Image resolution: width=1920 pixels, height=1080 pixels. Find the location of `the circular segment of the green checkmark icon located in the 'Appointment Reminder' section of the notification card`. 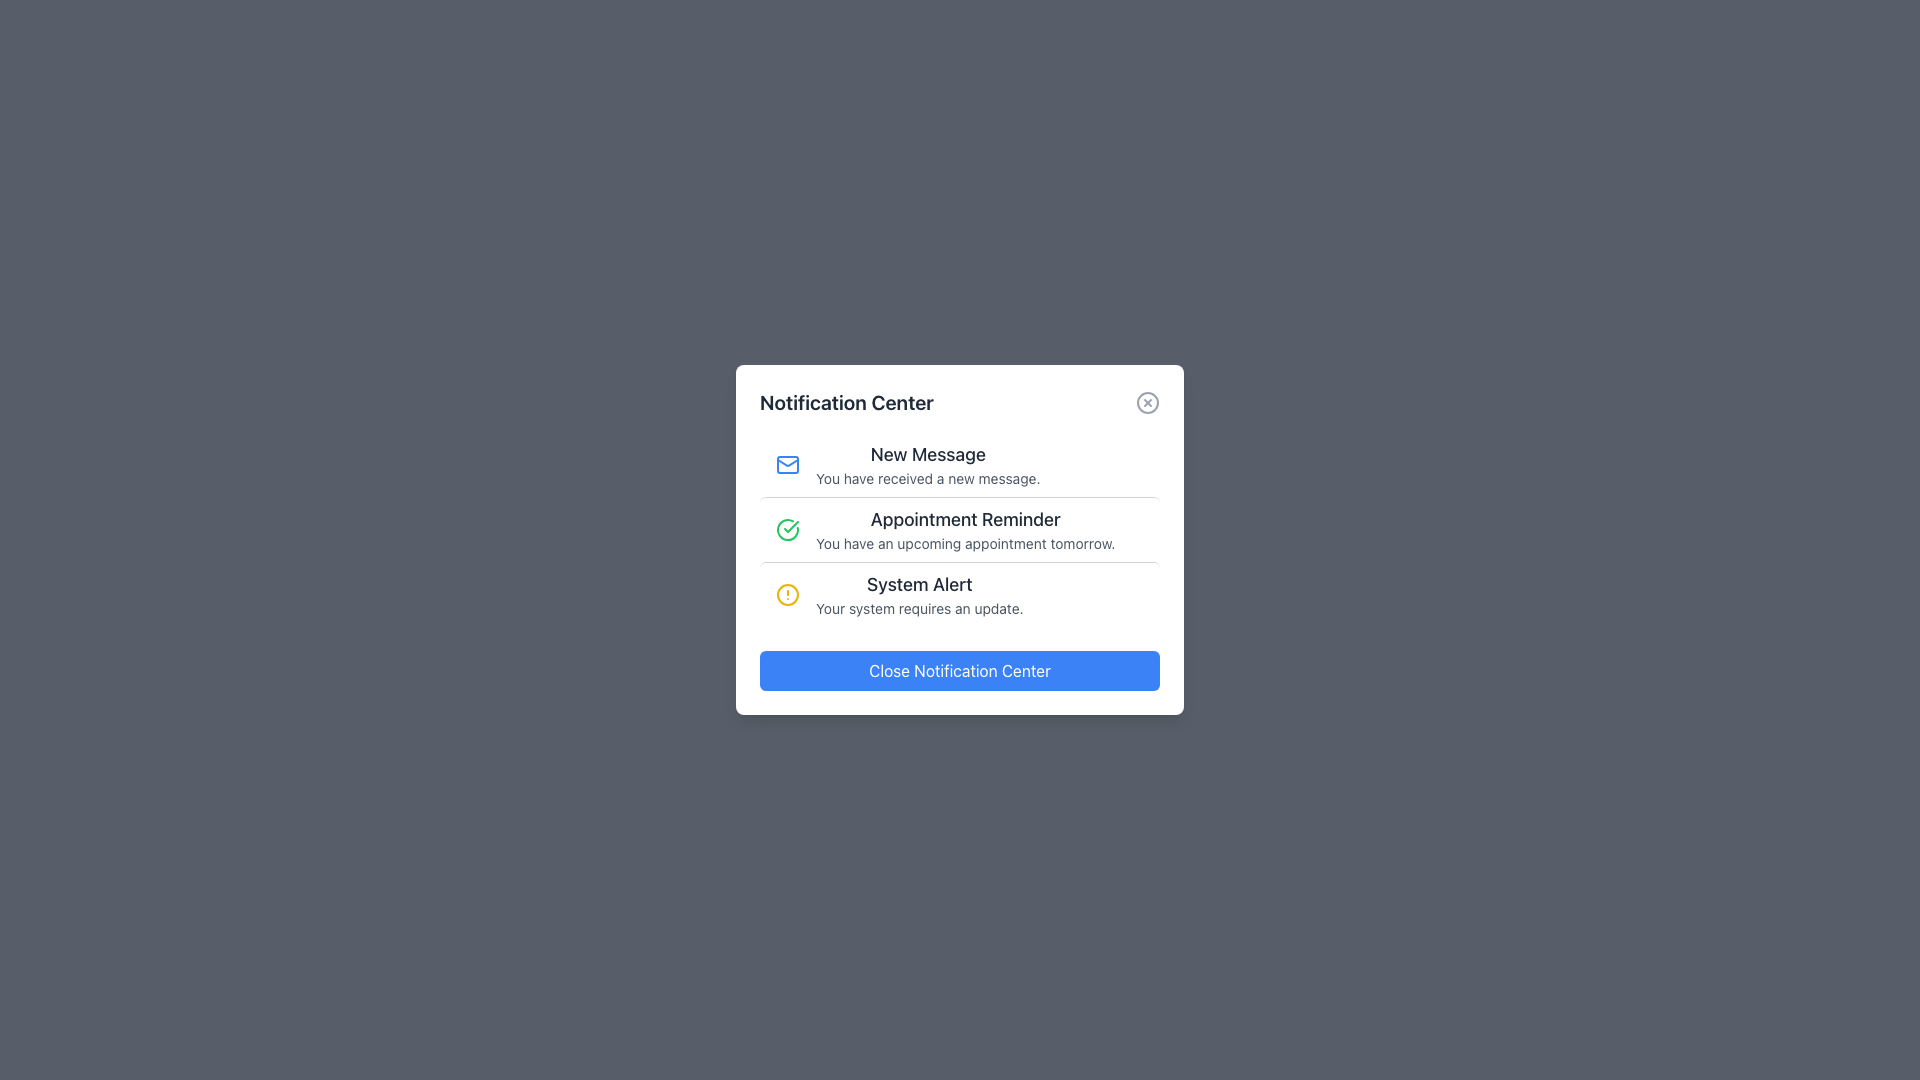

the circular segment of the green checkmark icon located in the 'Appointment Reminder' section of the notification card is located at coordinates (786, 528).